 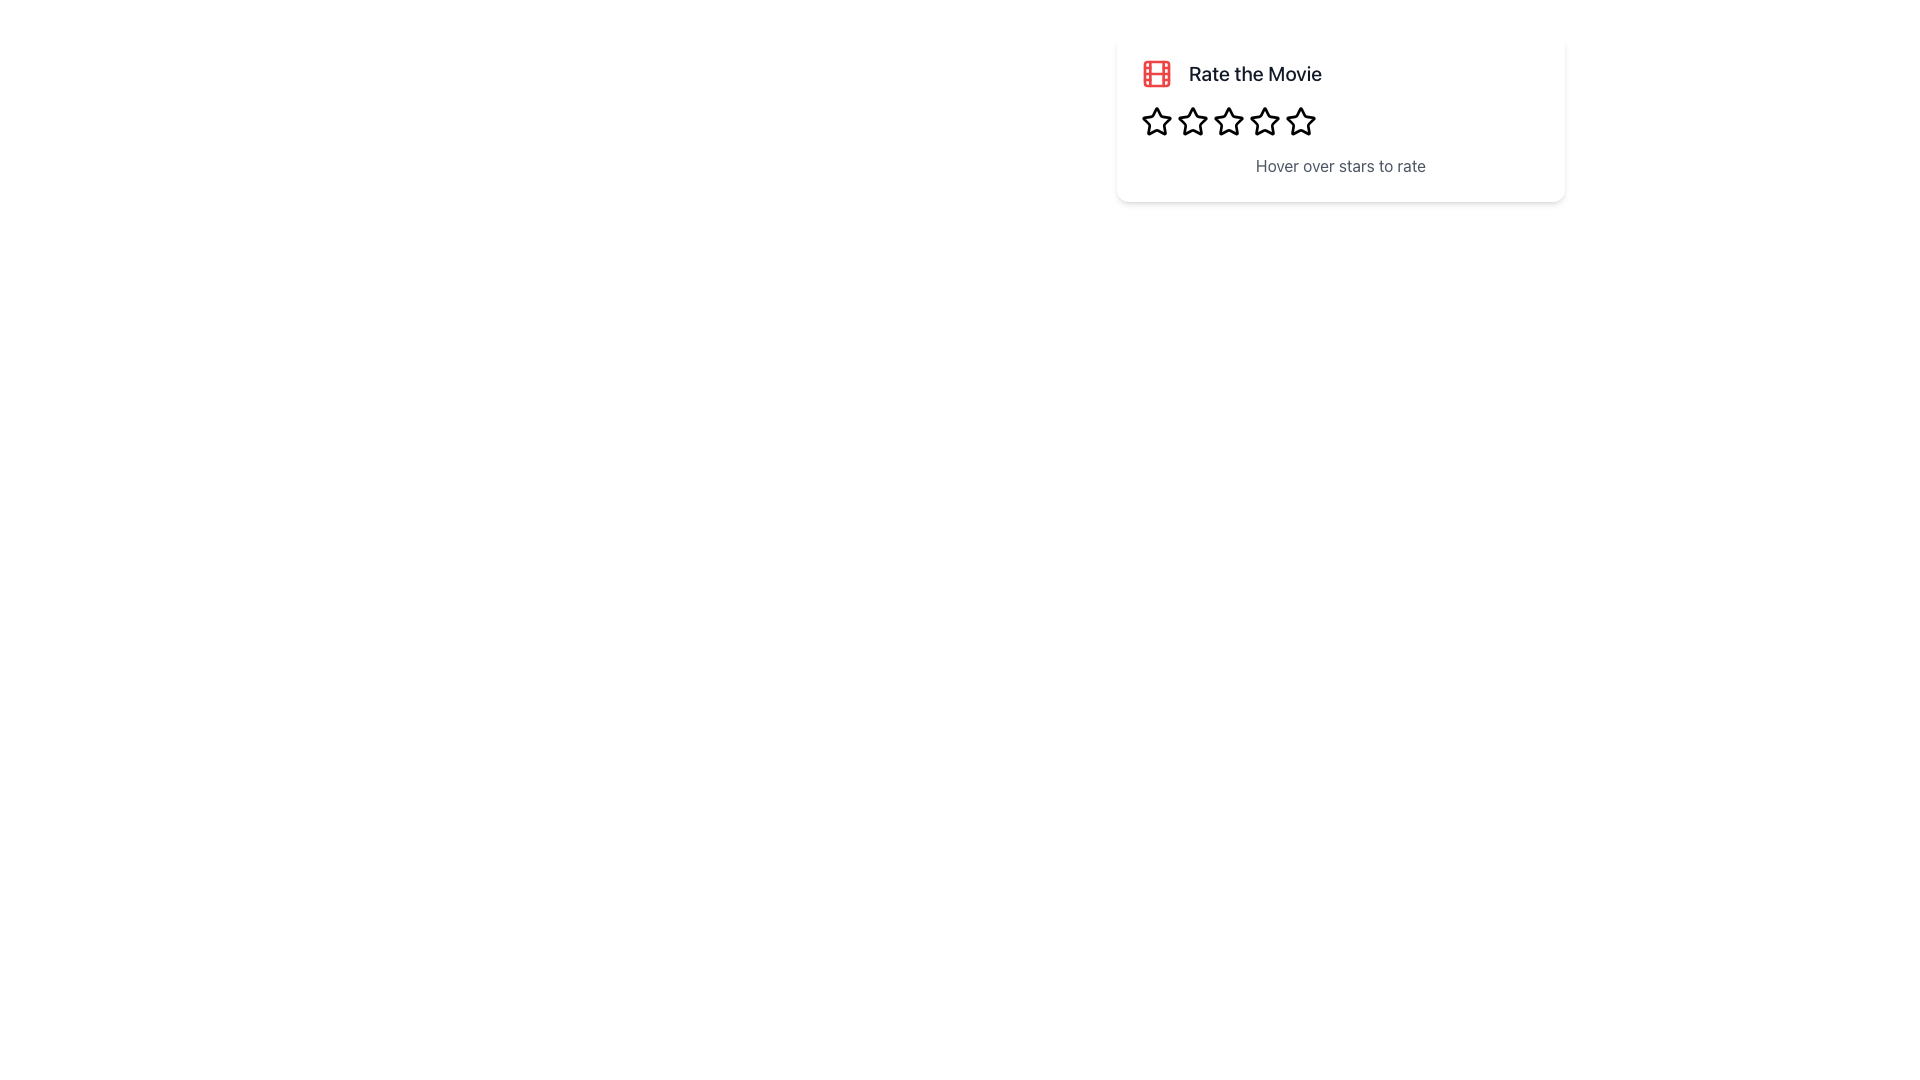 What do you see at coordinates (1254, 72) in the screenshot?
I see `the static text label that prompts the user to rate a movie, located to the right of a film reel icon` at bounding box center [1254, 72].